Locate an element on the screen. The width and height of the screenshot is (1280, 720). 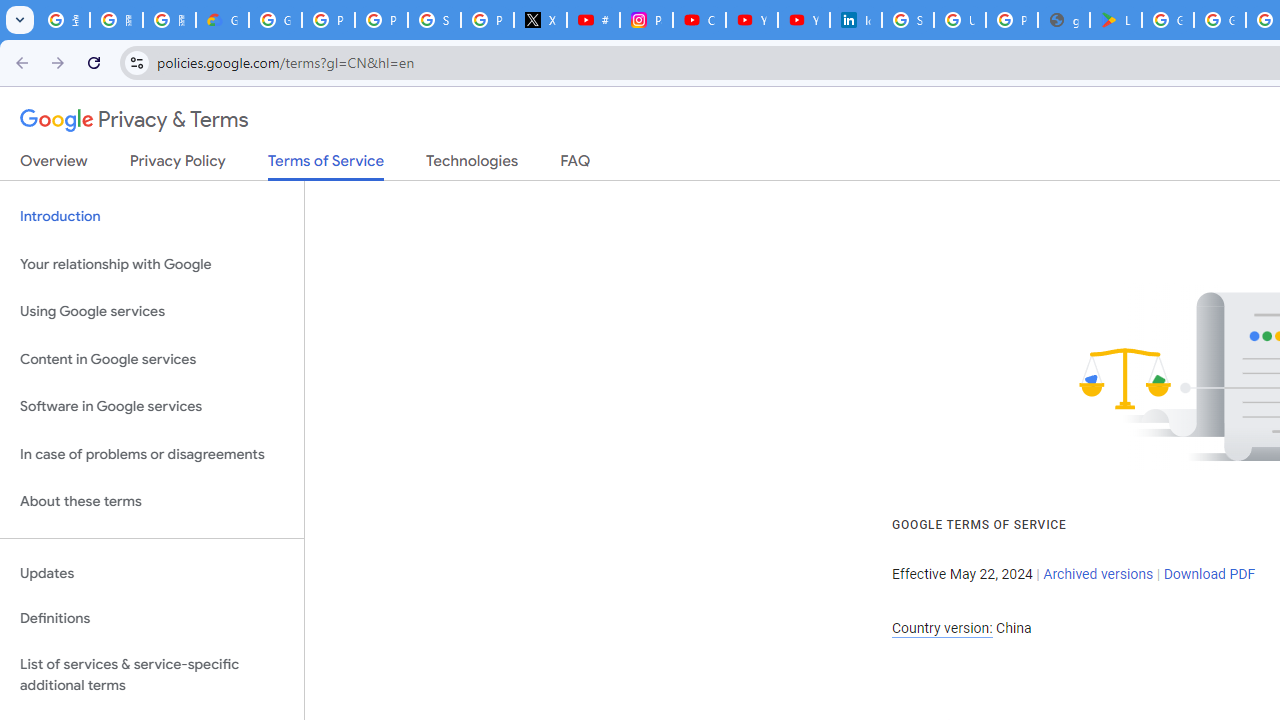
'In case of problems or disagreements' is located at coordinates (151, 454).